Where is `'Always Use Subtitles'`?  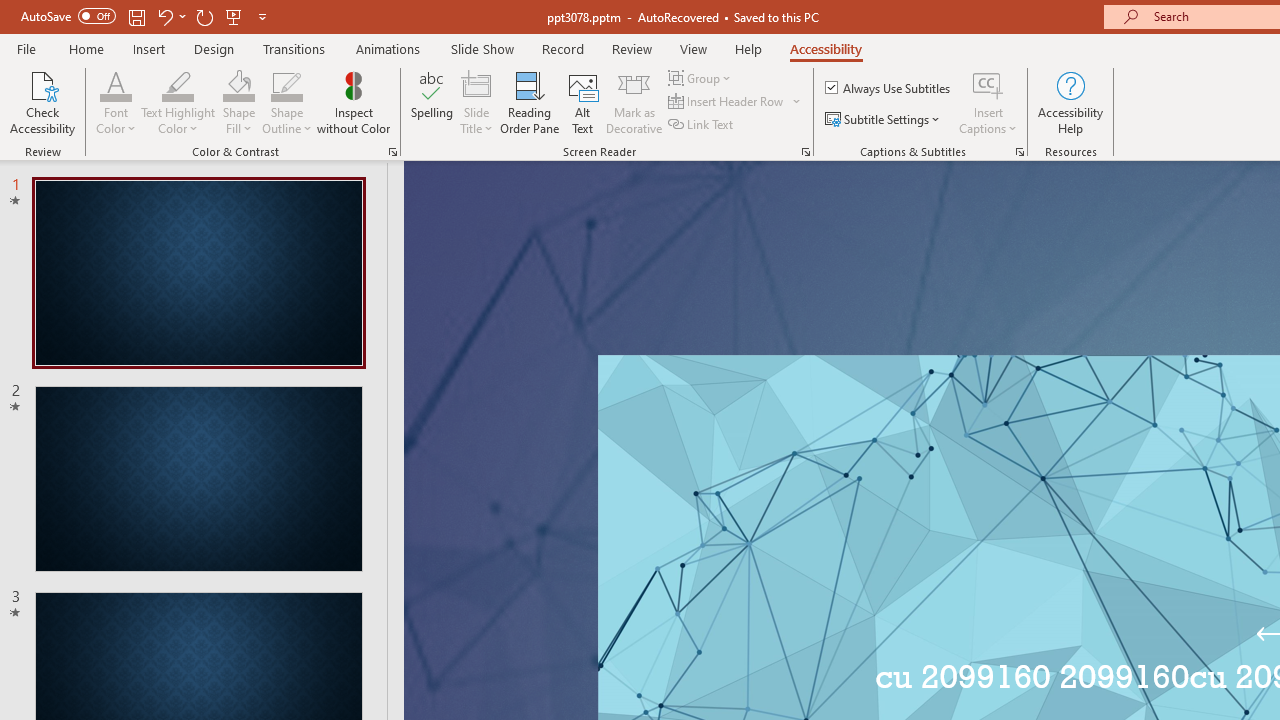
'Always Use Subtitles' is located at coordinates (888, 86).